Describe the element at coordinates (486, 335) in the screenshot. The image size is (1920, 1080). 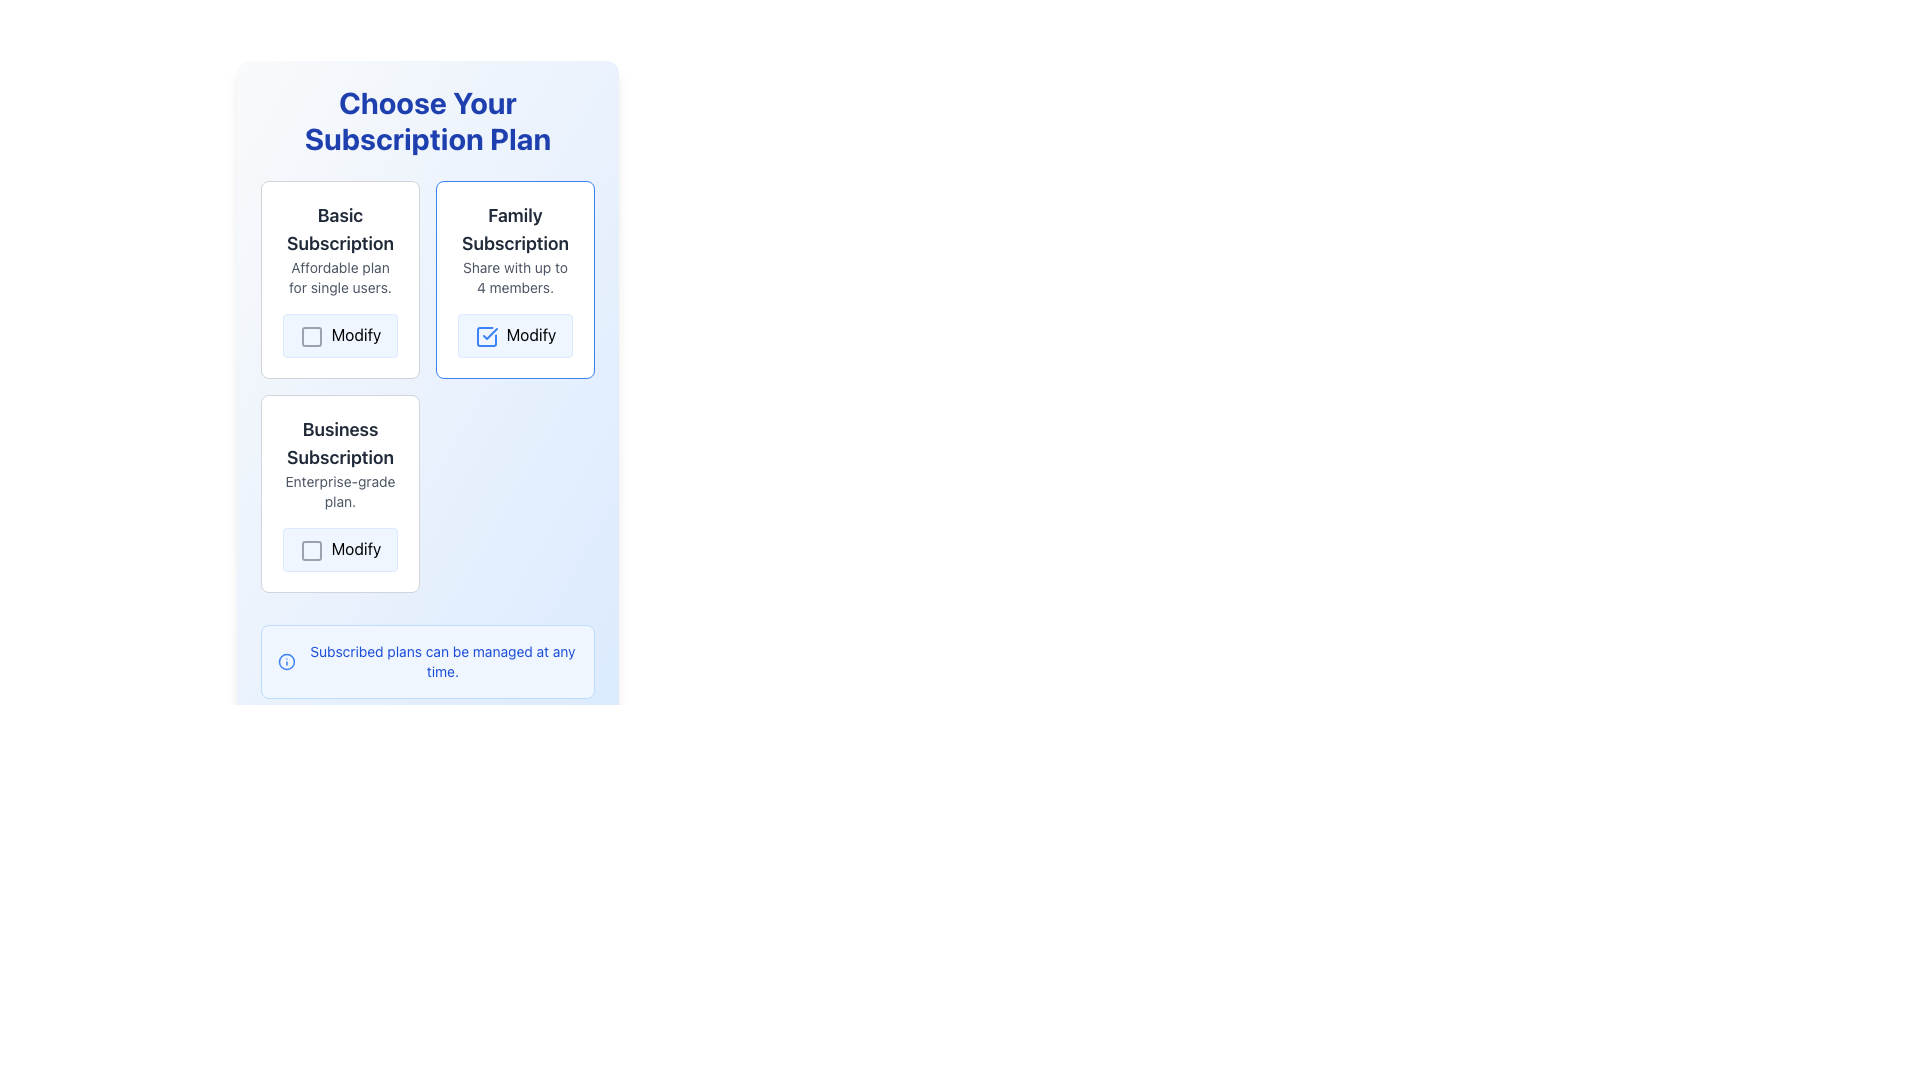
I see `the icon indicating the selected or completed state for the 'Family Subscription' within the 'Modify' button` at that location.